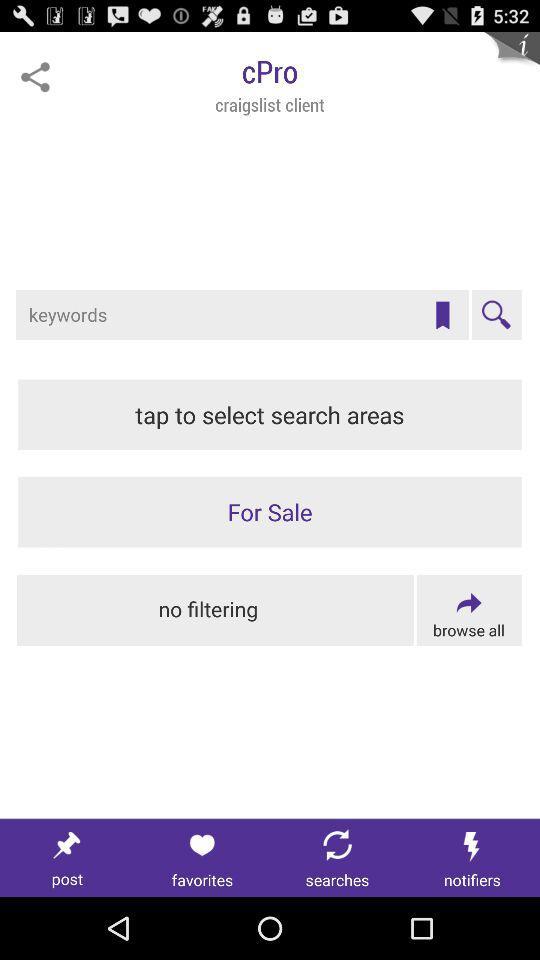  I want to click on more information, so click(511, 58).